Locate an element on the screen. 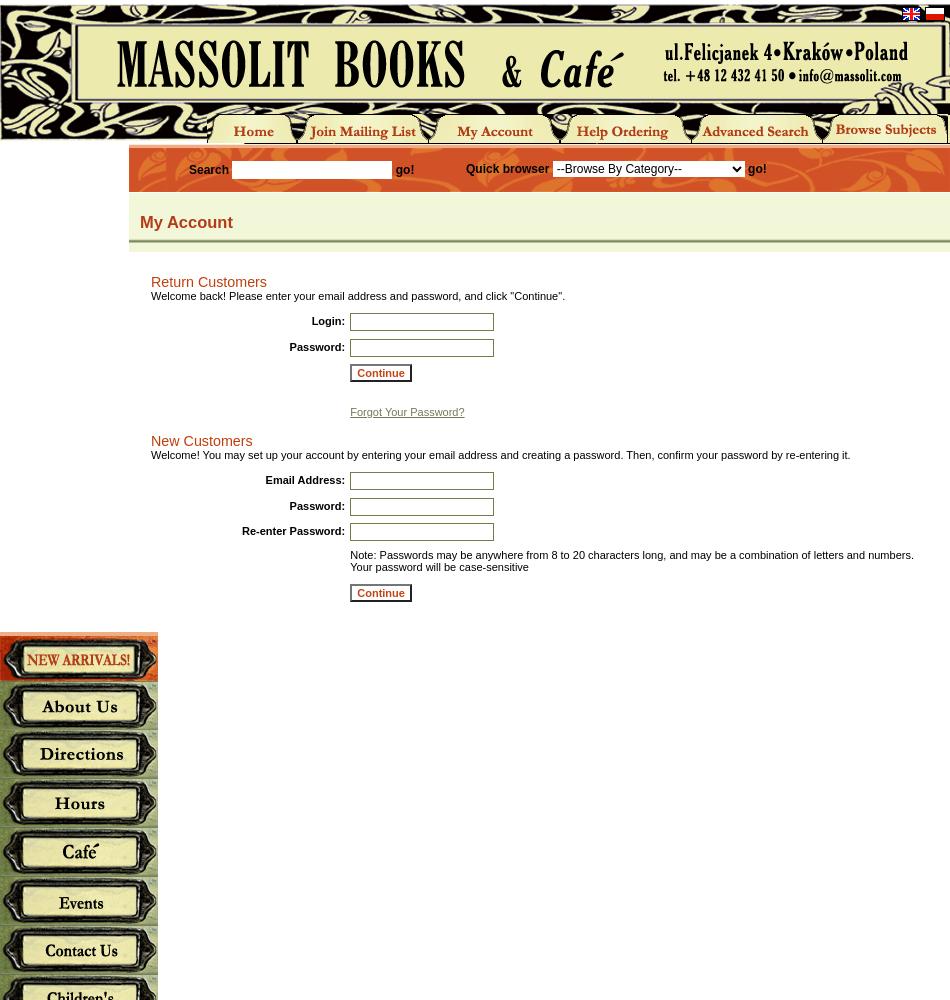 The image size is (950, 1000). 'Cafe' is located at coordinates (78, 850).